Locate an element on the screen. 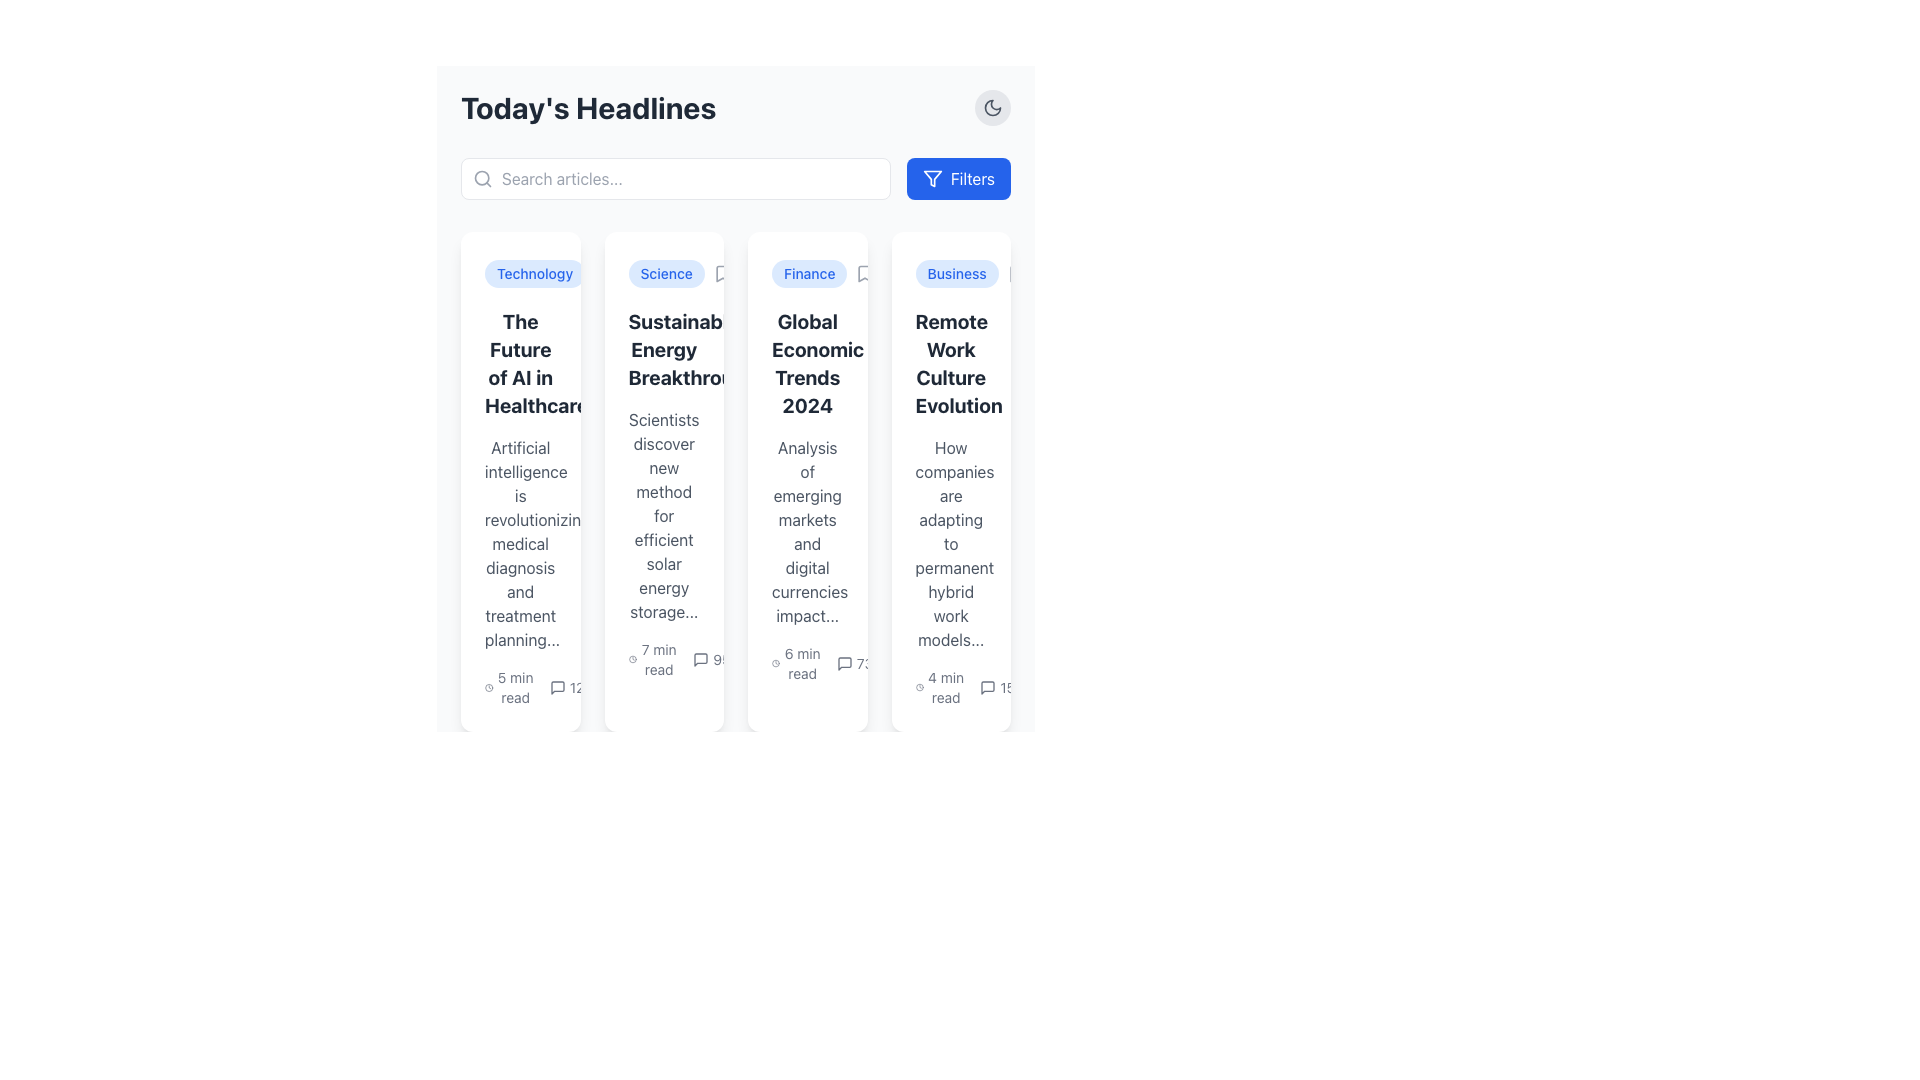 The width and height of the screenshot is (1920, 1080). the search icon, styled as a magnifying glass, located at the left-hand side of the search bar beneath 'Today's Headlines' is located at coordinates (483, 177).